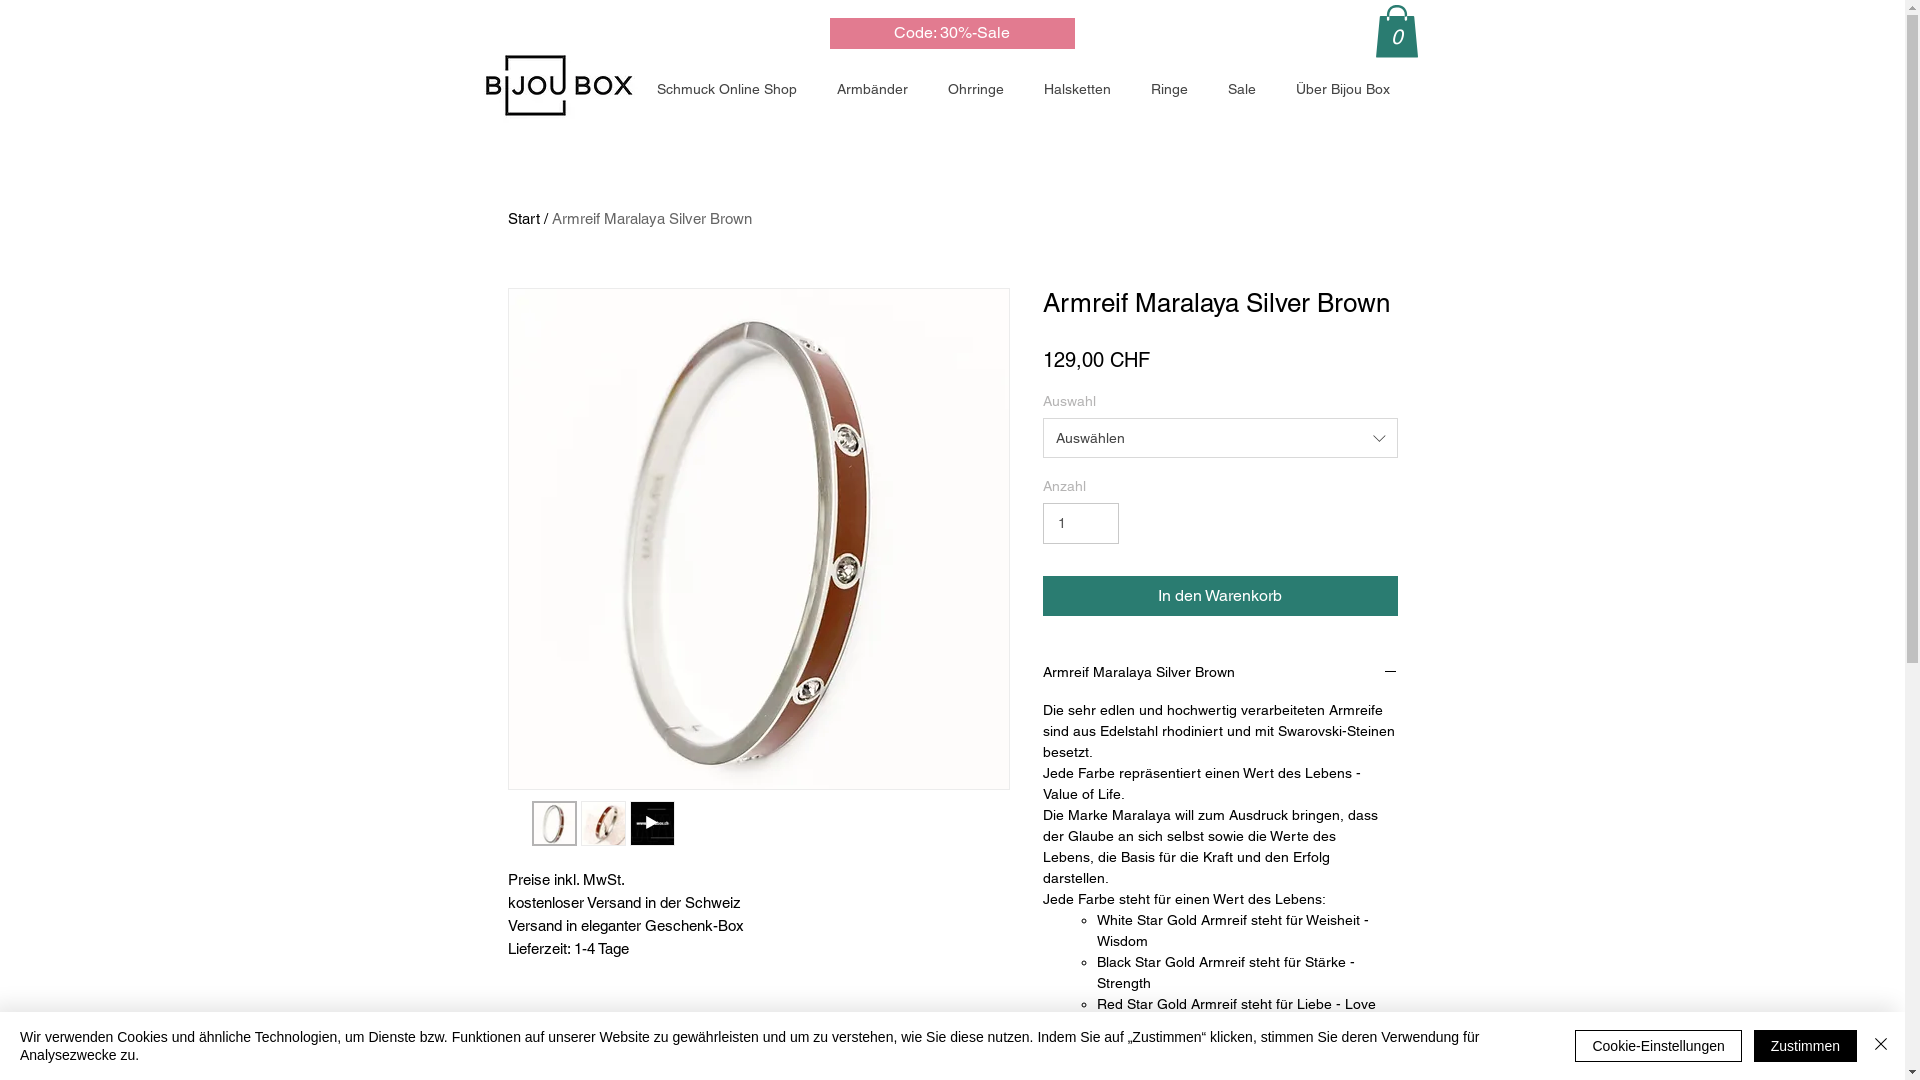  Describe the element at coordinates (1245, 87) in the screenshot. I see `'Sale'` at that location.